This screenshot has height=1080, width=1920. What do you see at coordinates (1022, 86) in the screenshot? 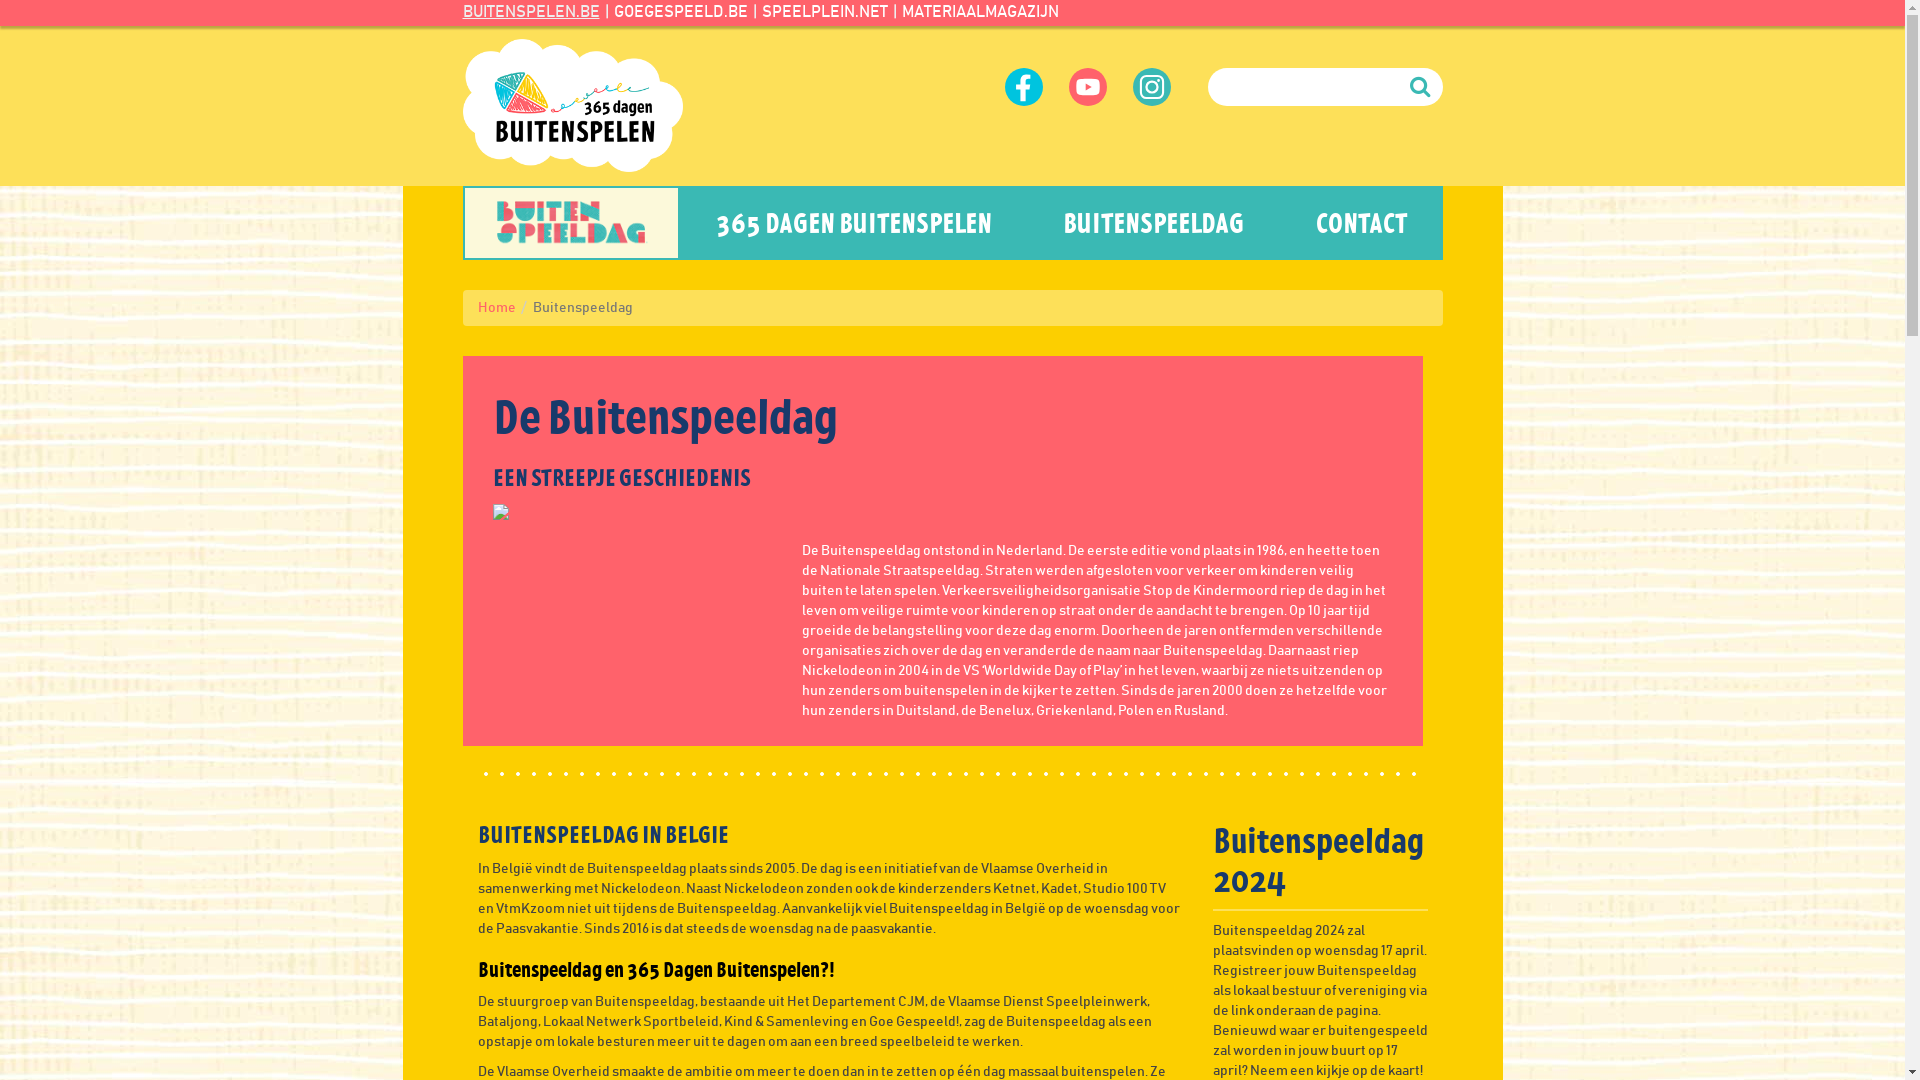
I see `'Volg ons op Facebook'` at bounding box center [1022, 86].